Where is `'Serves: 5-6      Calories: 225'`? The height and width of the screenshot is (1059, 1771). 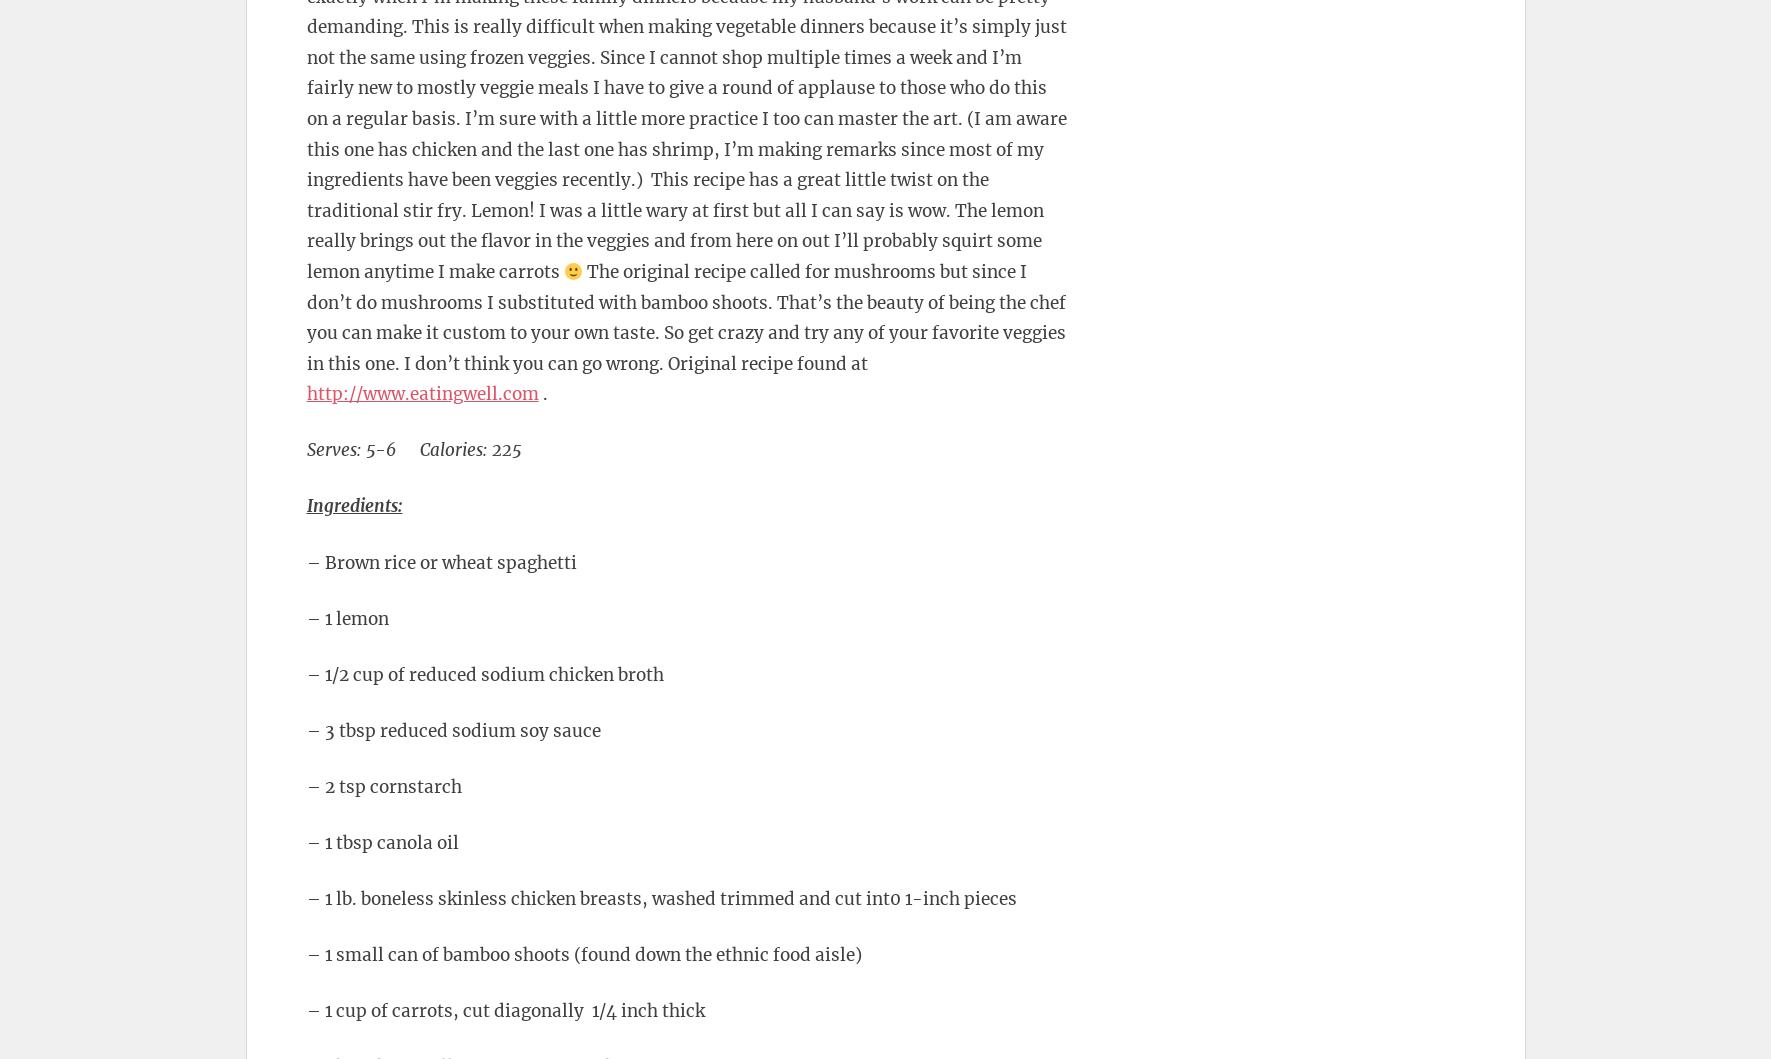
'Serves: 5-6      Calories: 225' is located at coordinates (305, 449).